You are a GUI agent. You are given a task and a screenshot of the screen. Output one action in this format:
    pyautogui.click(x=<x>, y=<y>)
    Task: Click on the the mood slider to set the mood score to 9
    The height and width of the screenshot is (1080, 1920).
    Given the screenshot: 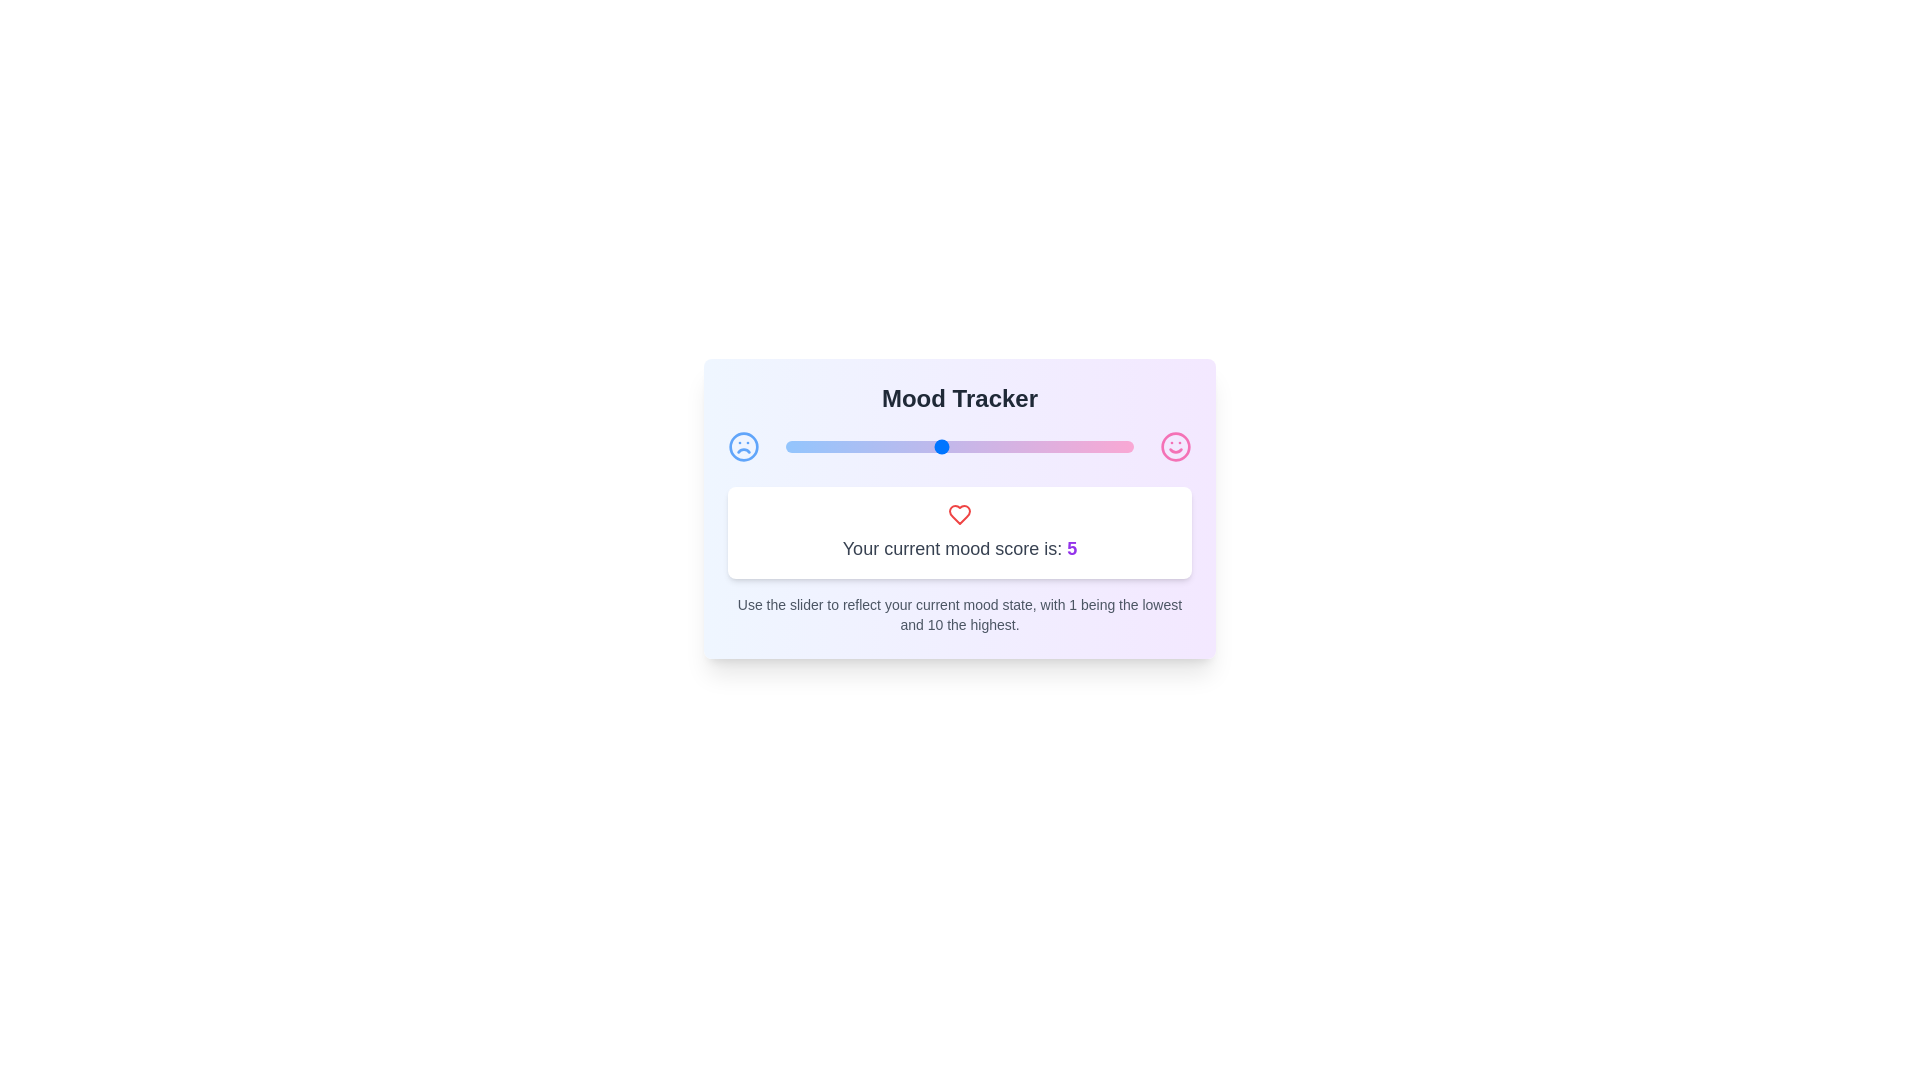 What is the action you would take?
    pyautogui.click(x=1094, y=446)
    